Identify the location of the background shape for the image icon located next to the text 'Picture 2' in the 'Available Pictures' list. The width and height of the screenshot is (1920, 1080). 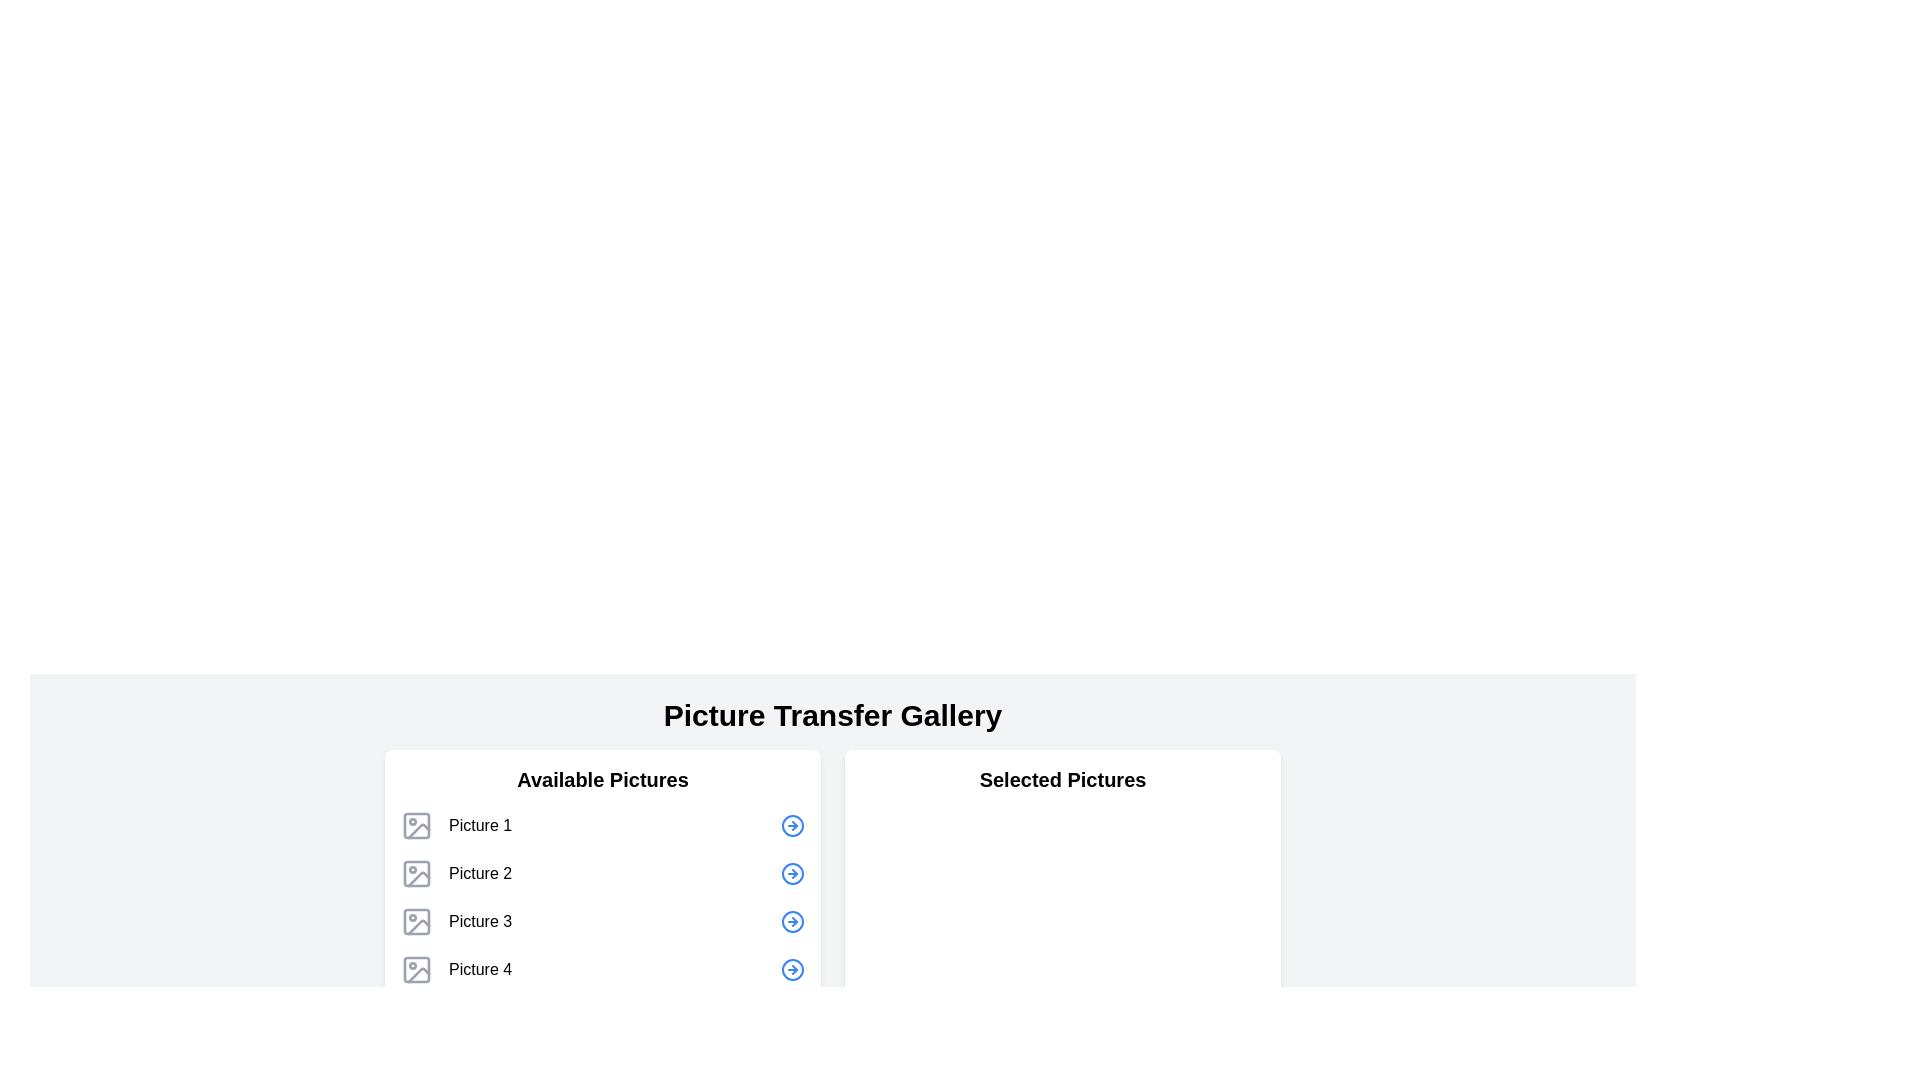
(416, 873).